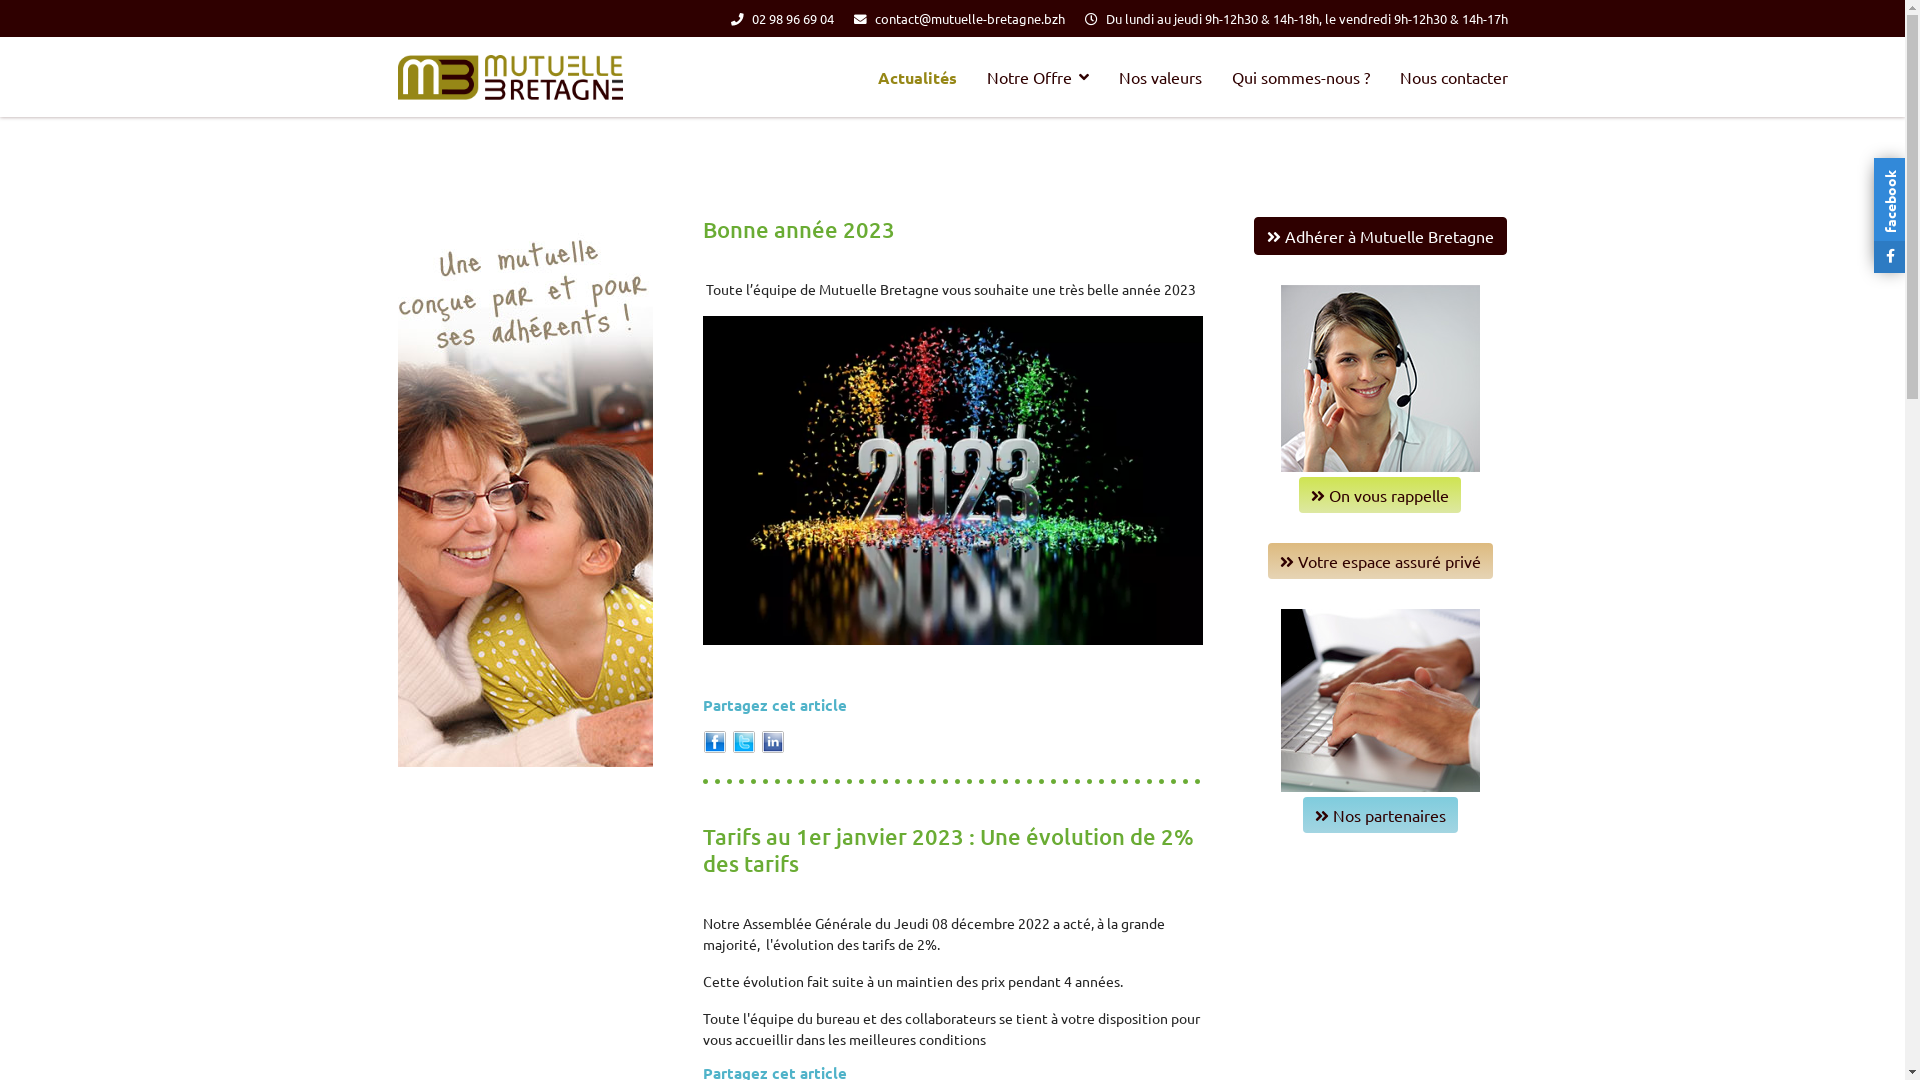 This screenshot has height=1080, width=1920. I want to click on 'Nos partenaires', so click(1378, 814).